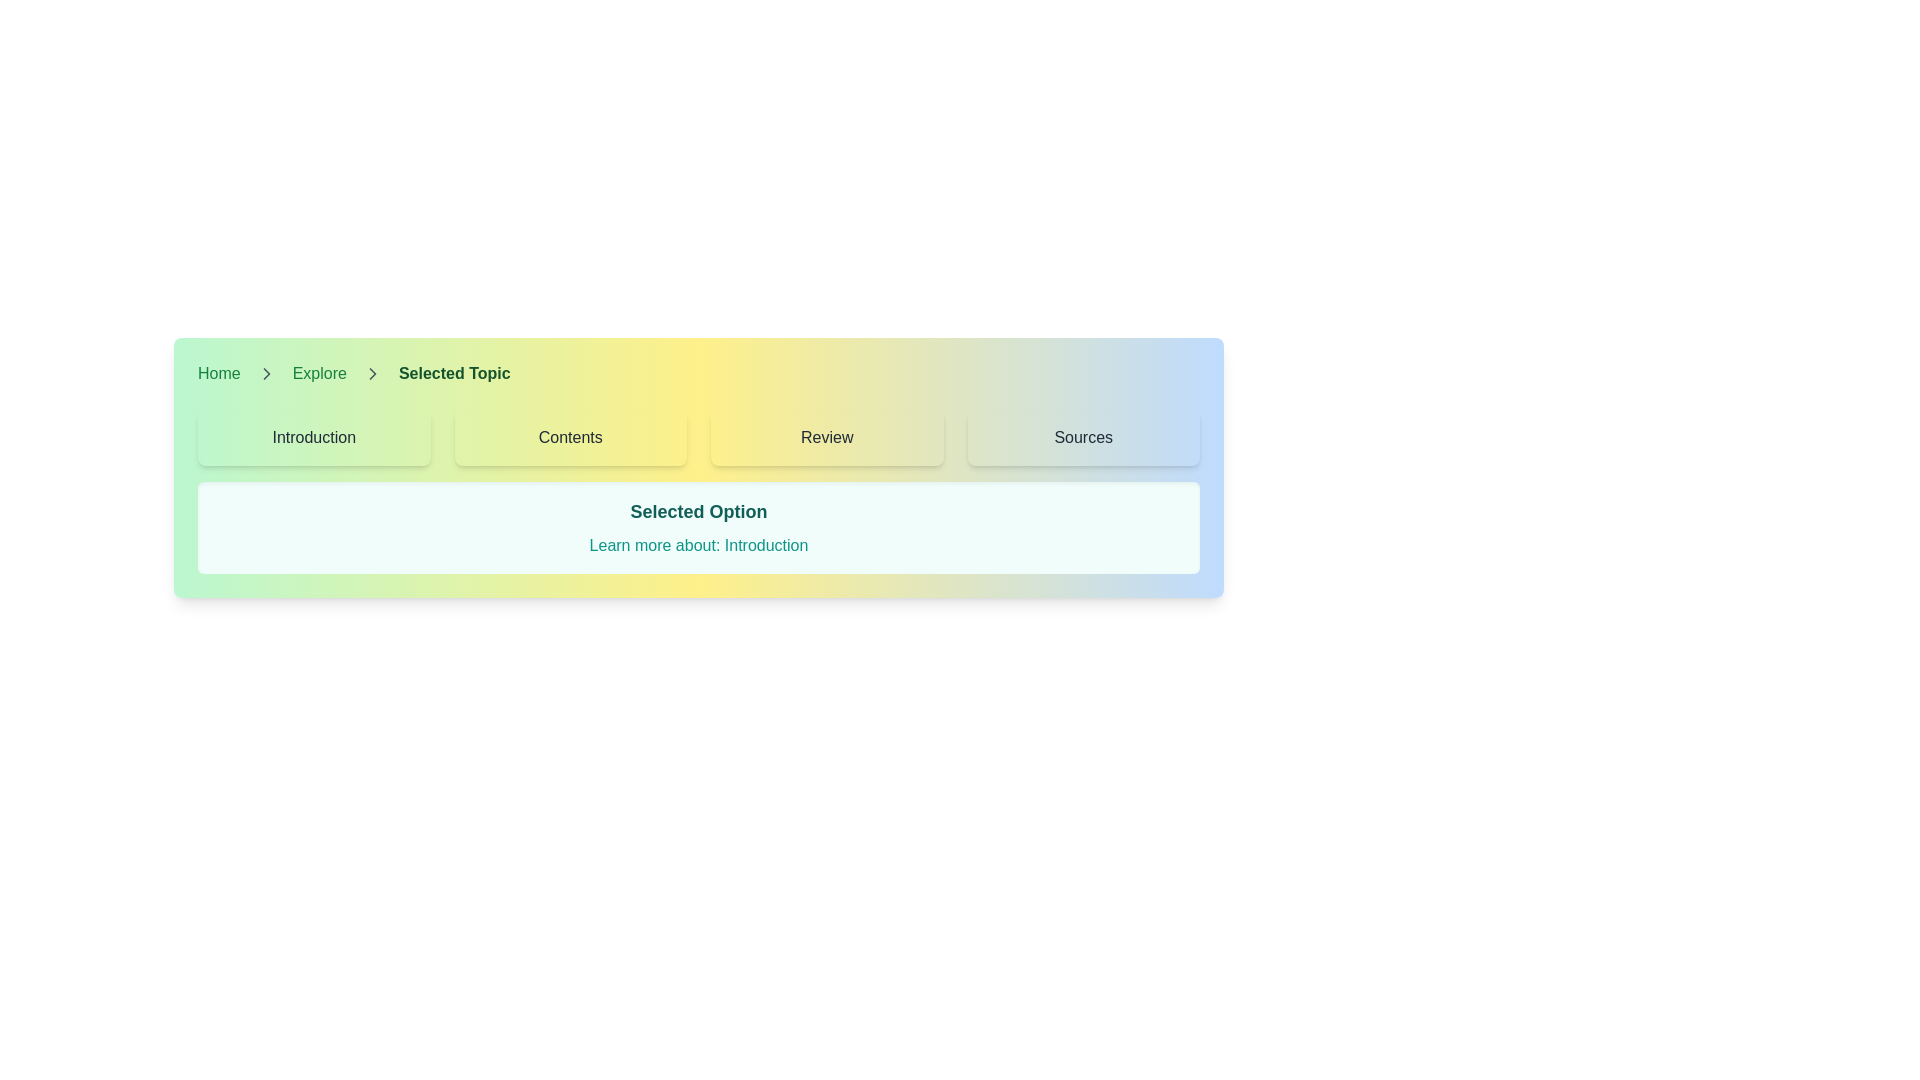 This screenshot has height=1080, width=1920. I want to click on the breadcrumb separator icon located between 'Explore' and 'Selected Topic' in the navigation bar, so click(265, 374).